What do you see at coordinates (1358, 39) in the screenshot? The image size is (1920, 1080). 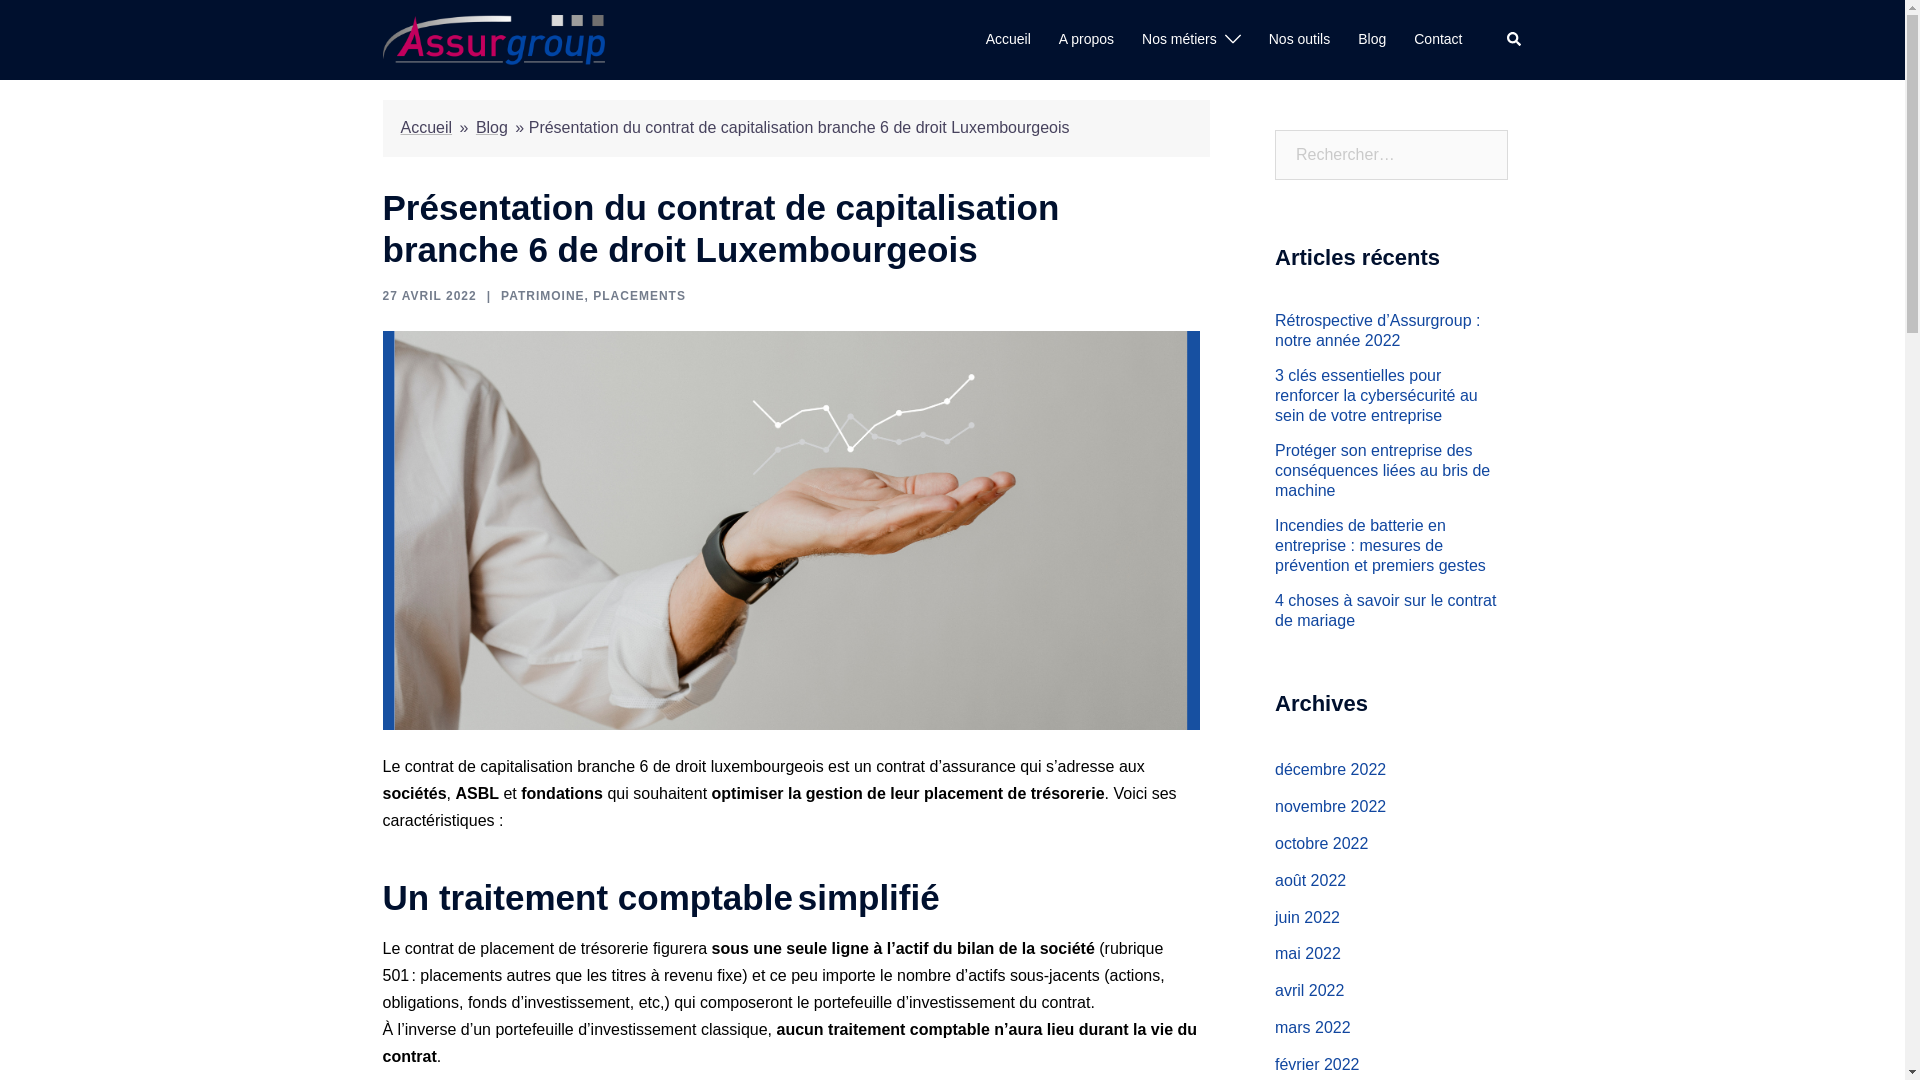 I see `'Blog'` at bounding box center [1358, 39].